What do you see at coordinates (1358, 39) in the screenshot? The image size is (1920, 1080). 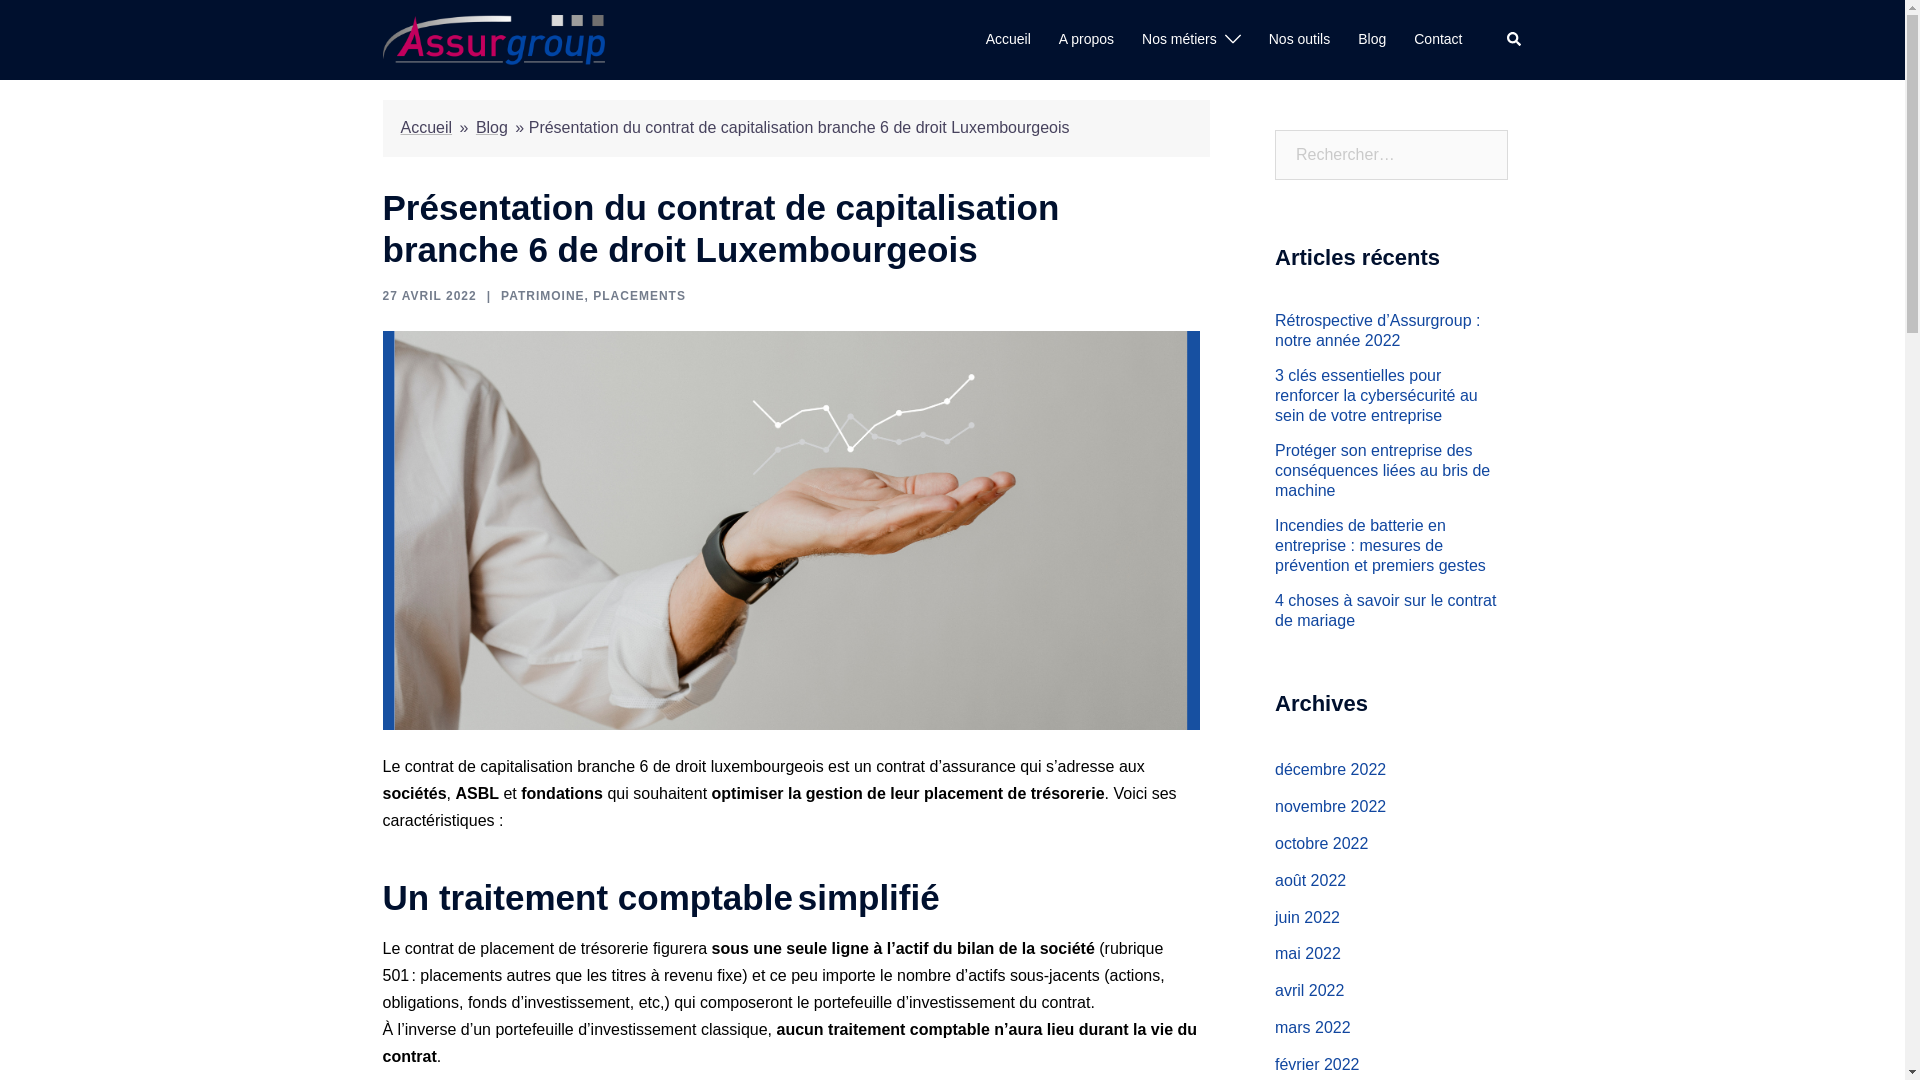 I see `'Blog'` at bounding box center [1358, 39].